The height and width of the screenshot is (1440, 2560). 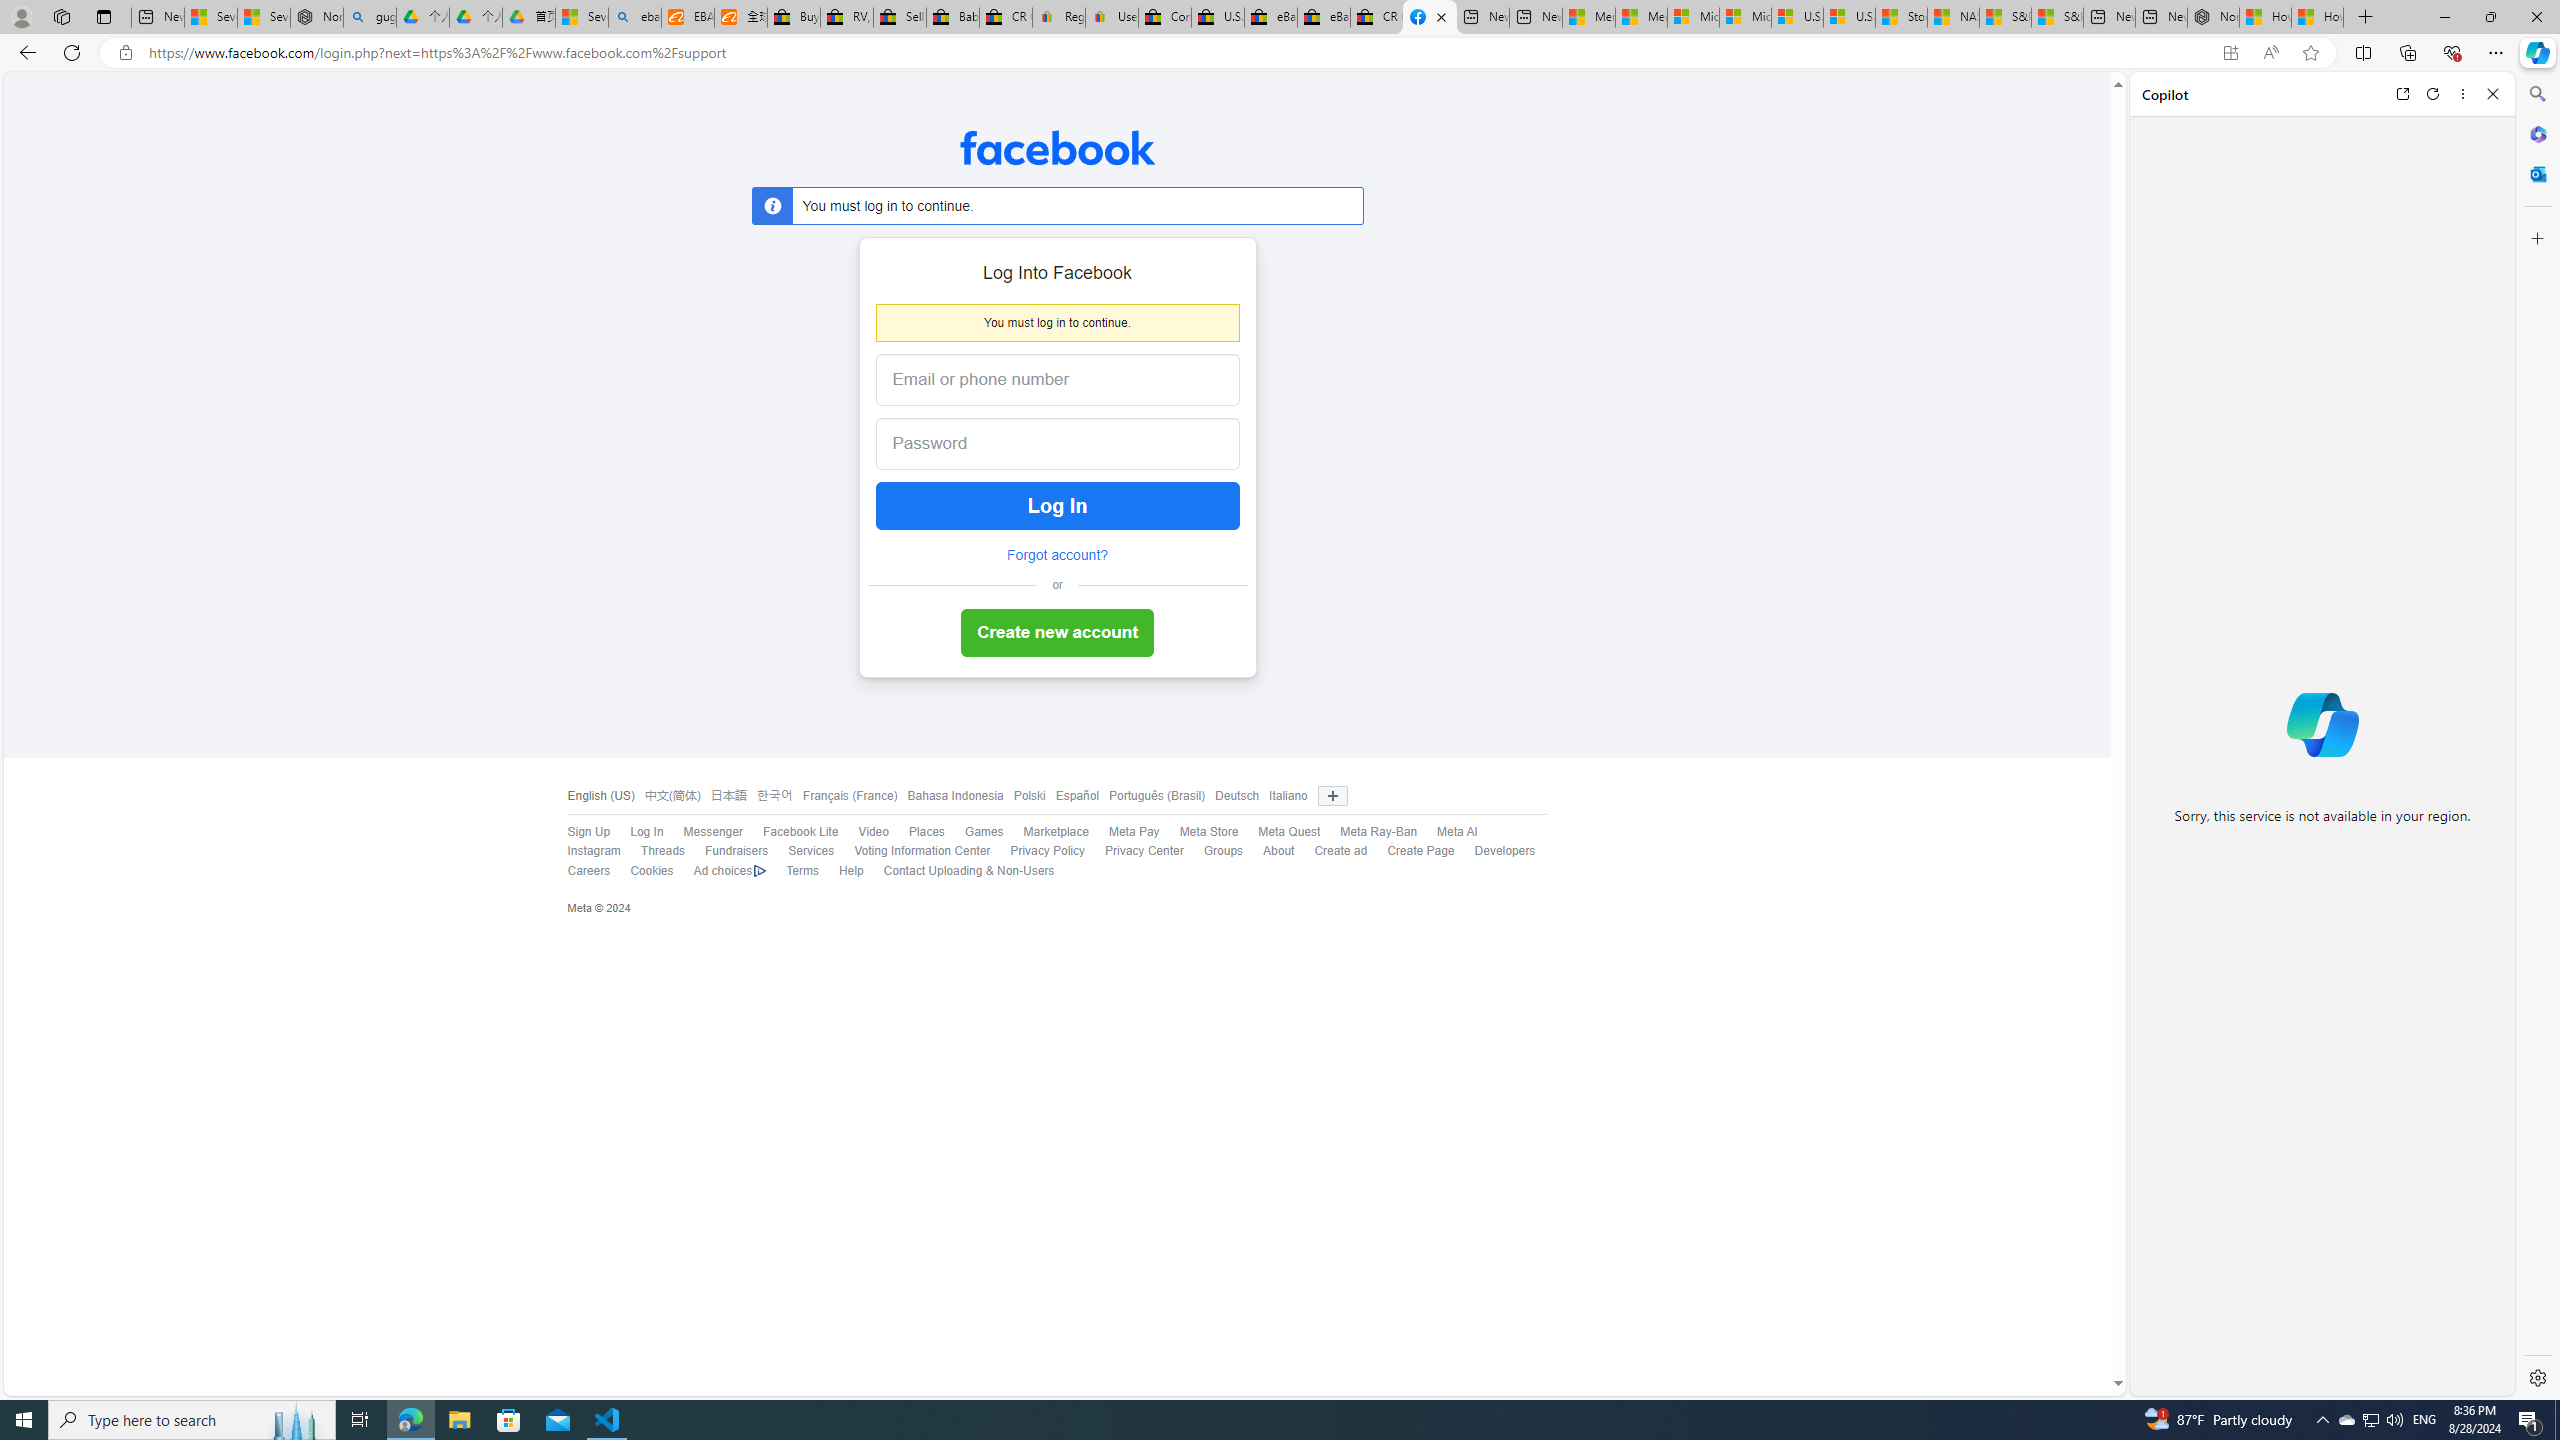 I want to click on 'Meta Quest', so click(x=1280, y=832).